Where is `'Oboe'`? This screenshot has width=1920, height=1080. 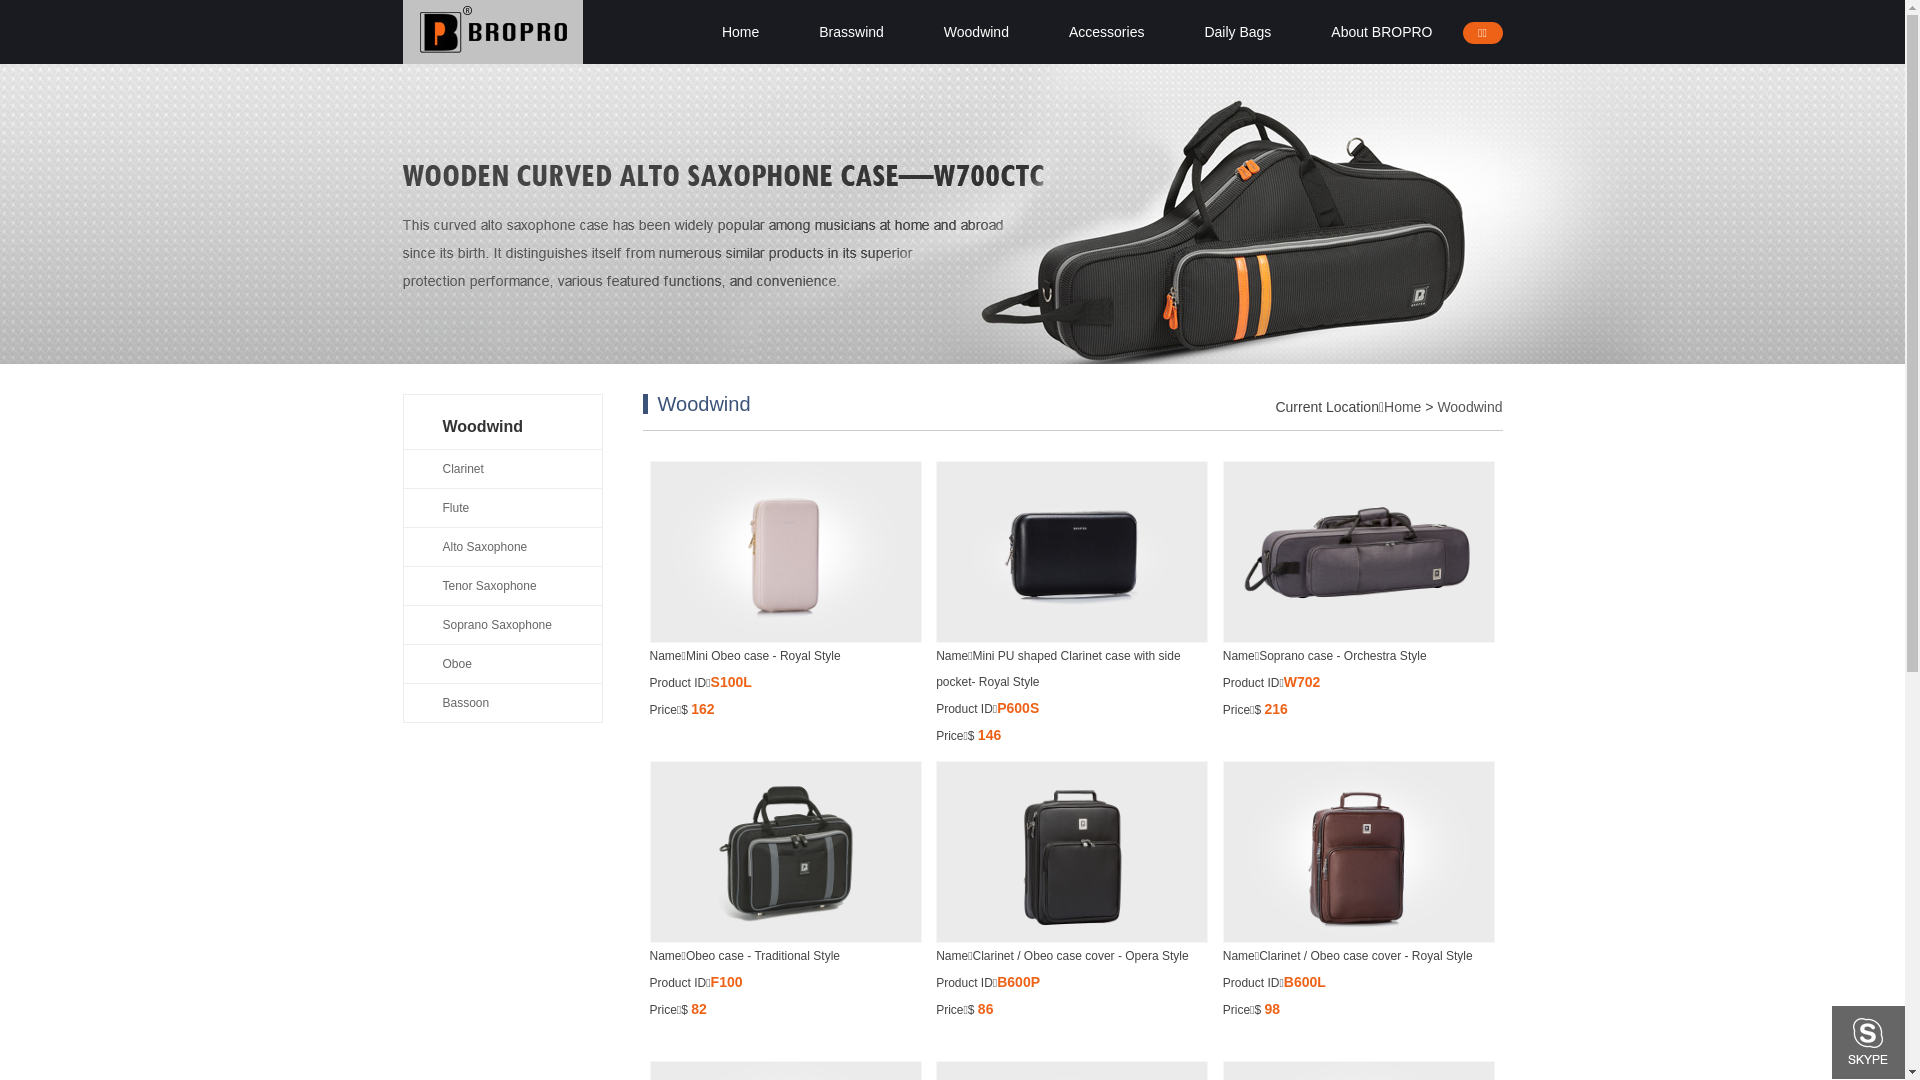 'Oboe' is located at coordinates (501, 663).